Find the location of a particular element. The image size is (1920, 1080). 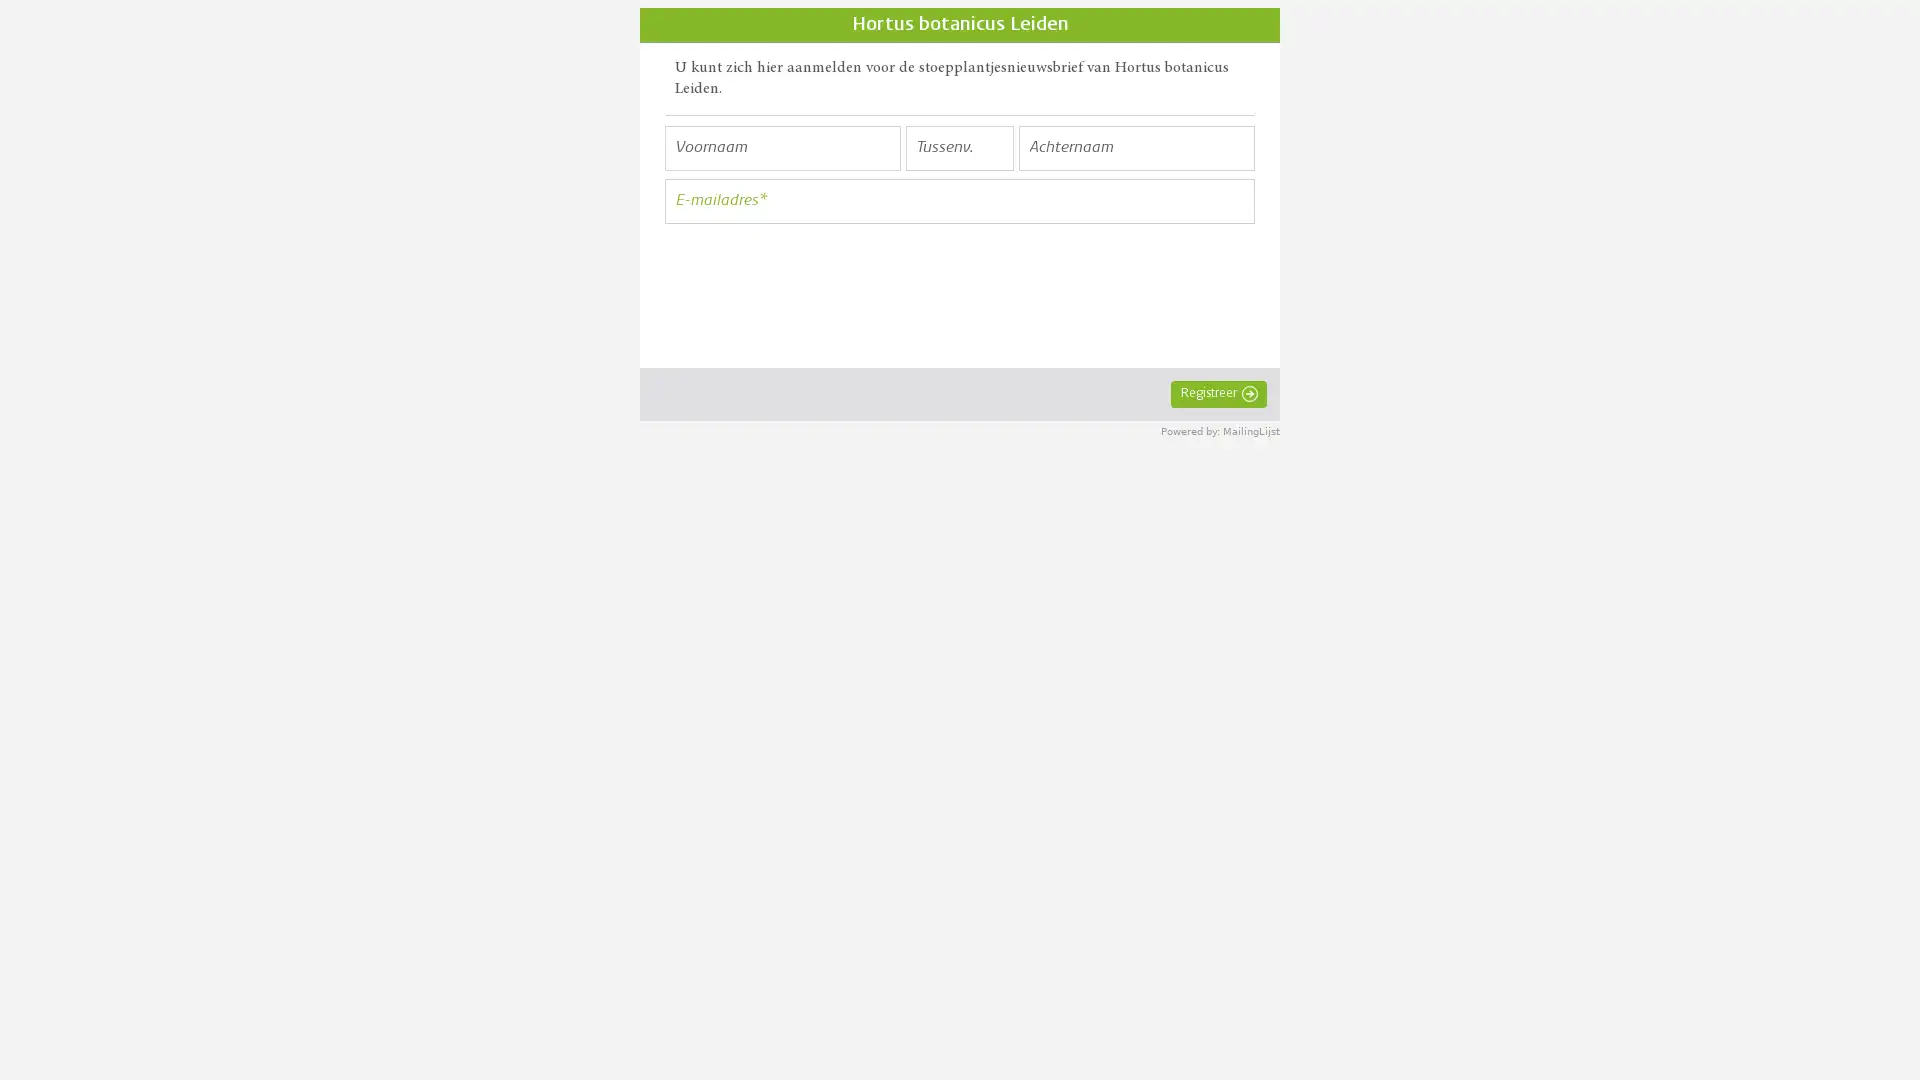

Registreer is located at coordinates (1218, 393).